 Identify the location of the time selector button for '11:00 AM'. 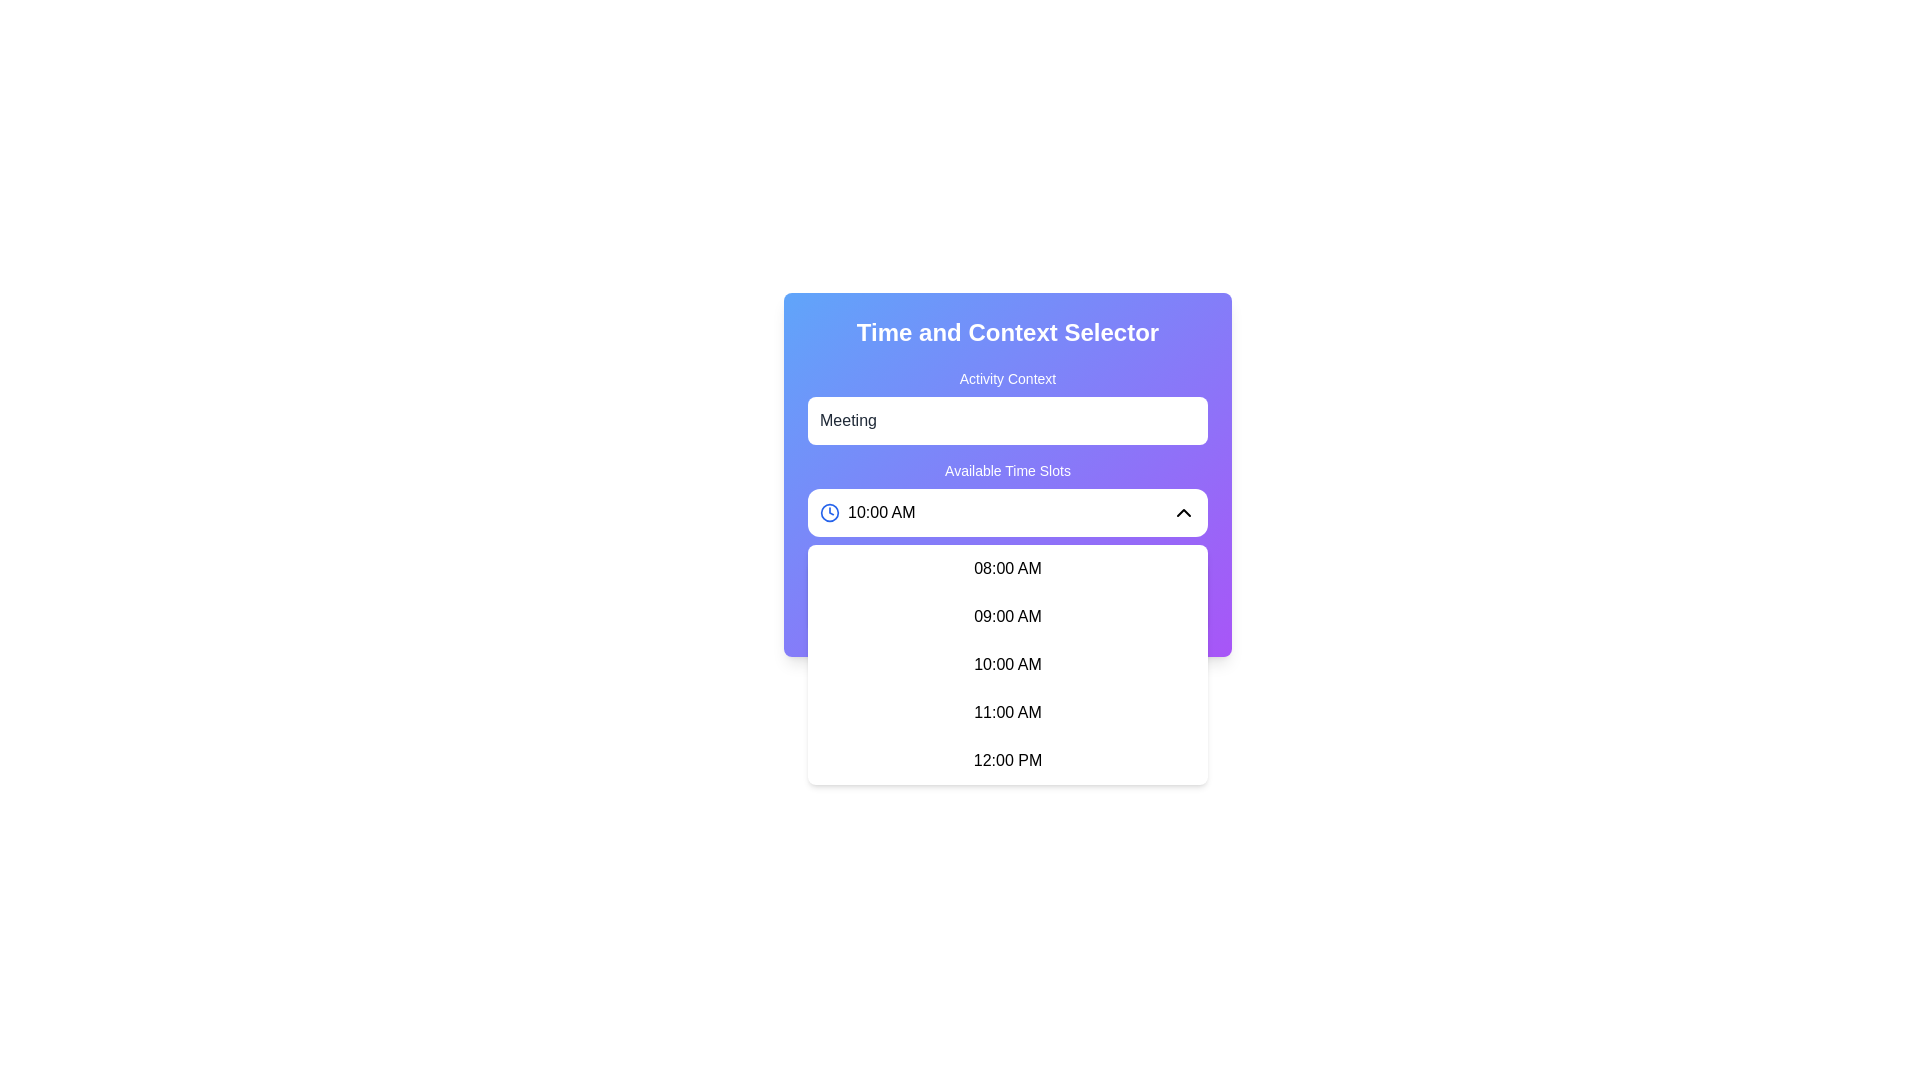
(1008, 712).